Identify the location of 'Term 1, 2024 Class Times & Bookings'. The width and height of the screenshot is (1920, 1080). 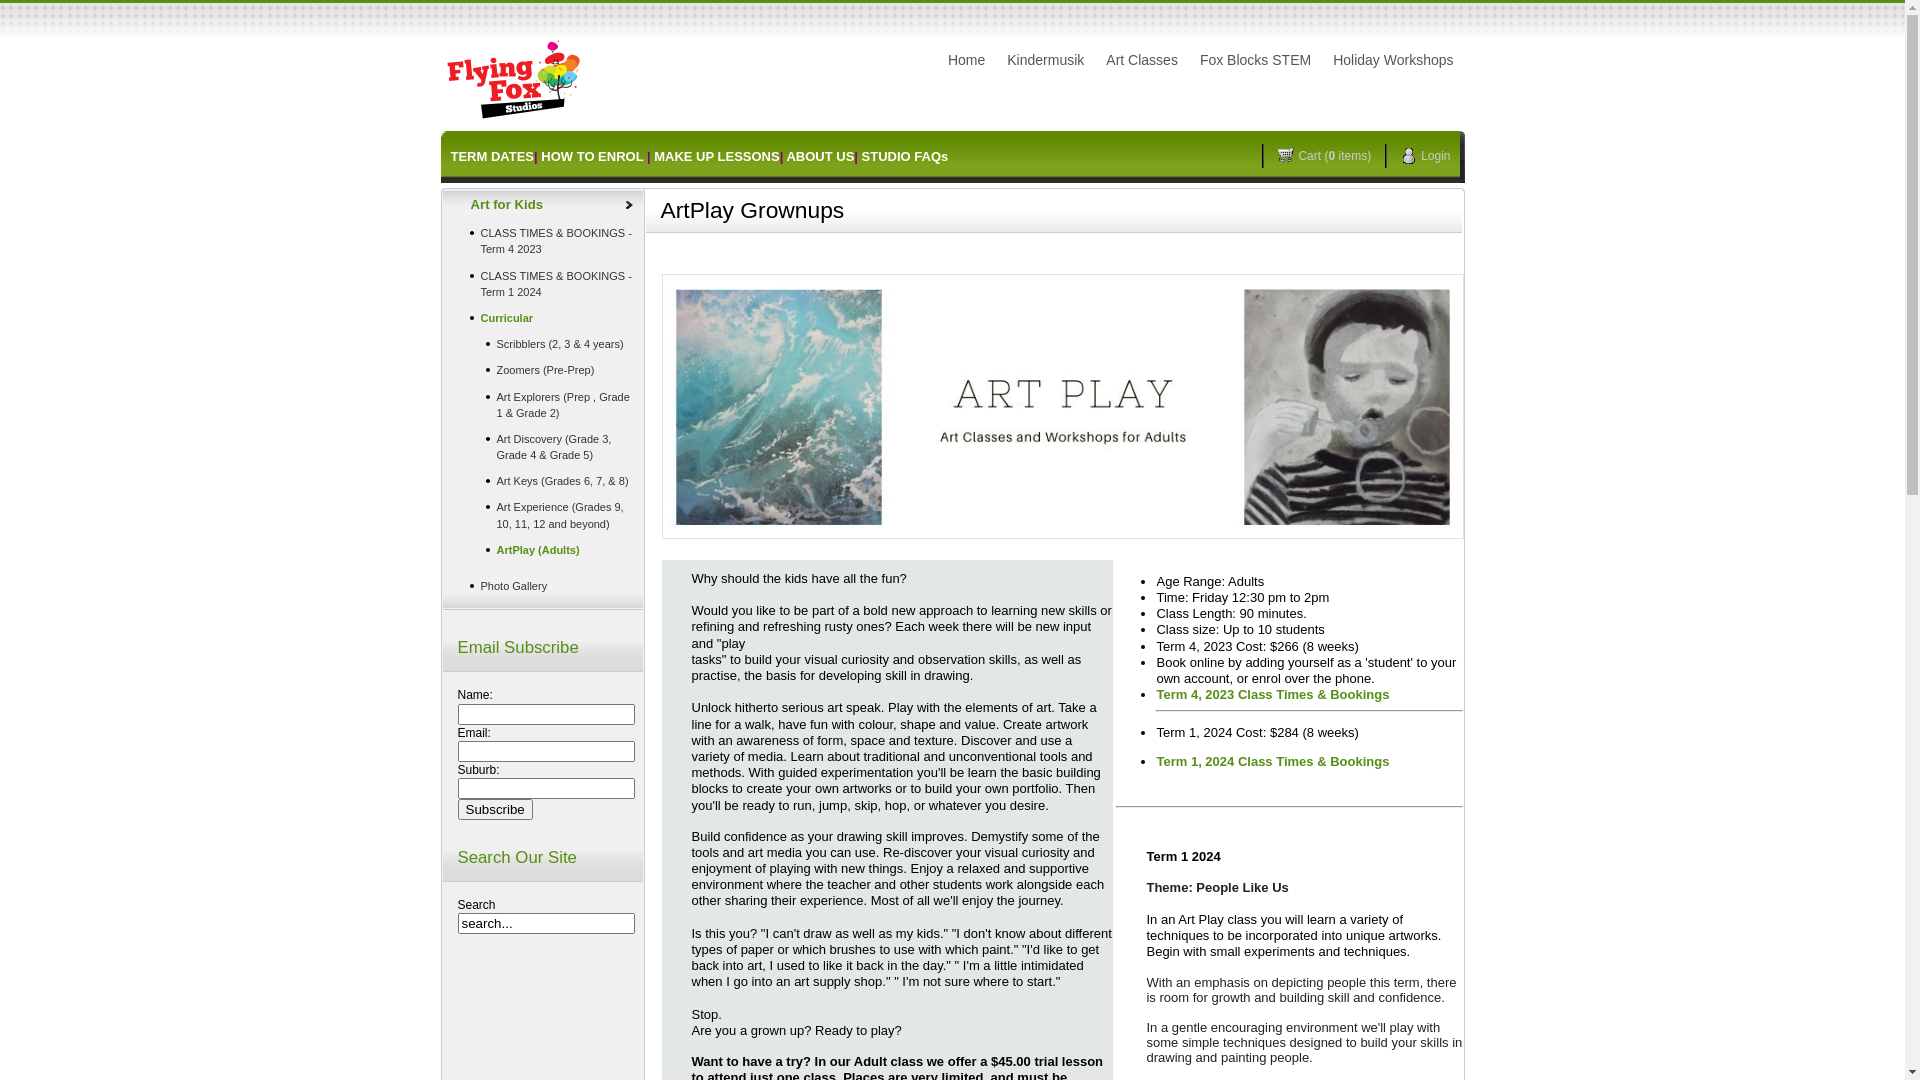
(1271, 761).